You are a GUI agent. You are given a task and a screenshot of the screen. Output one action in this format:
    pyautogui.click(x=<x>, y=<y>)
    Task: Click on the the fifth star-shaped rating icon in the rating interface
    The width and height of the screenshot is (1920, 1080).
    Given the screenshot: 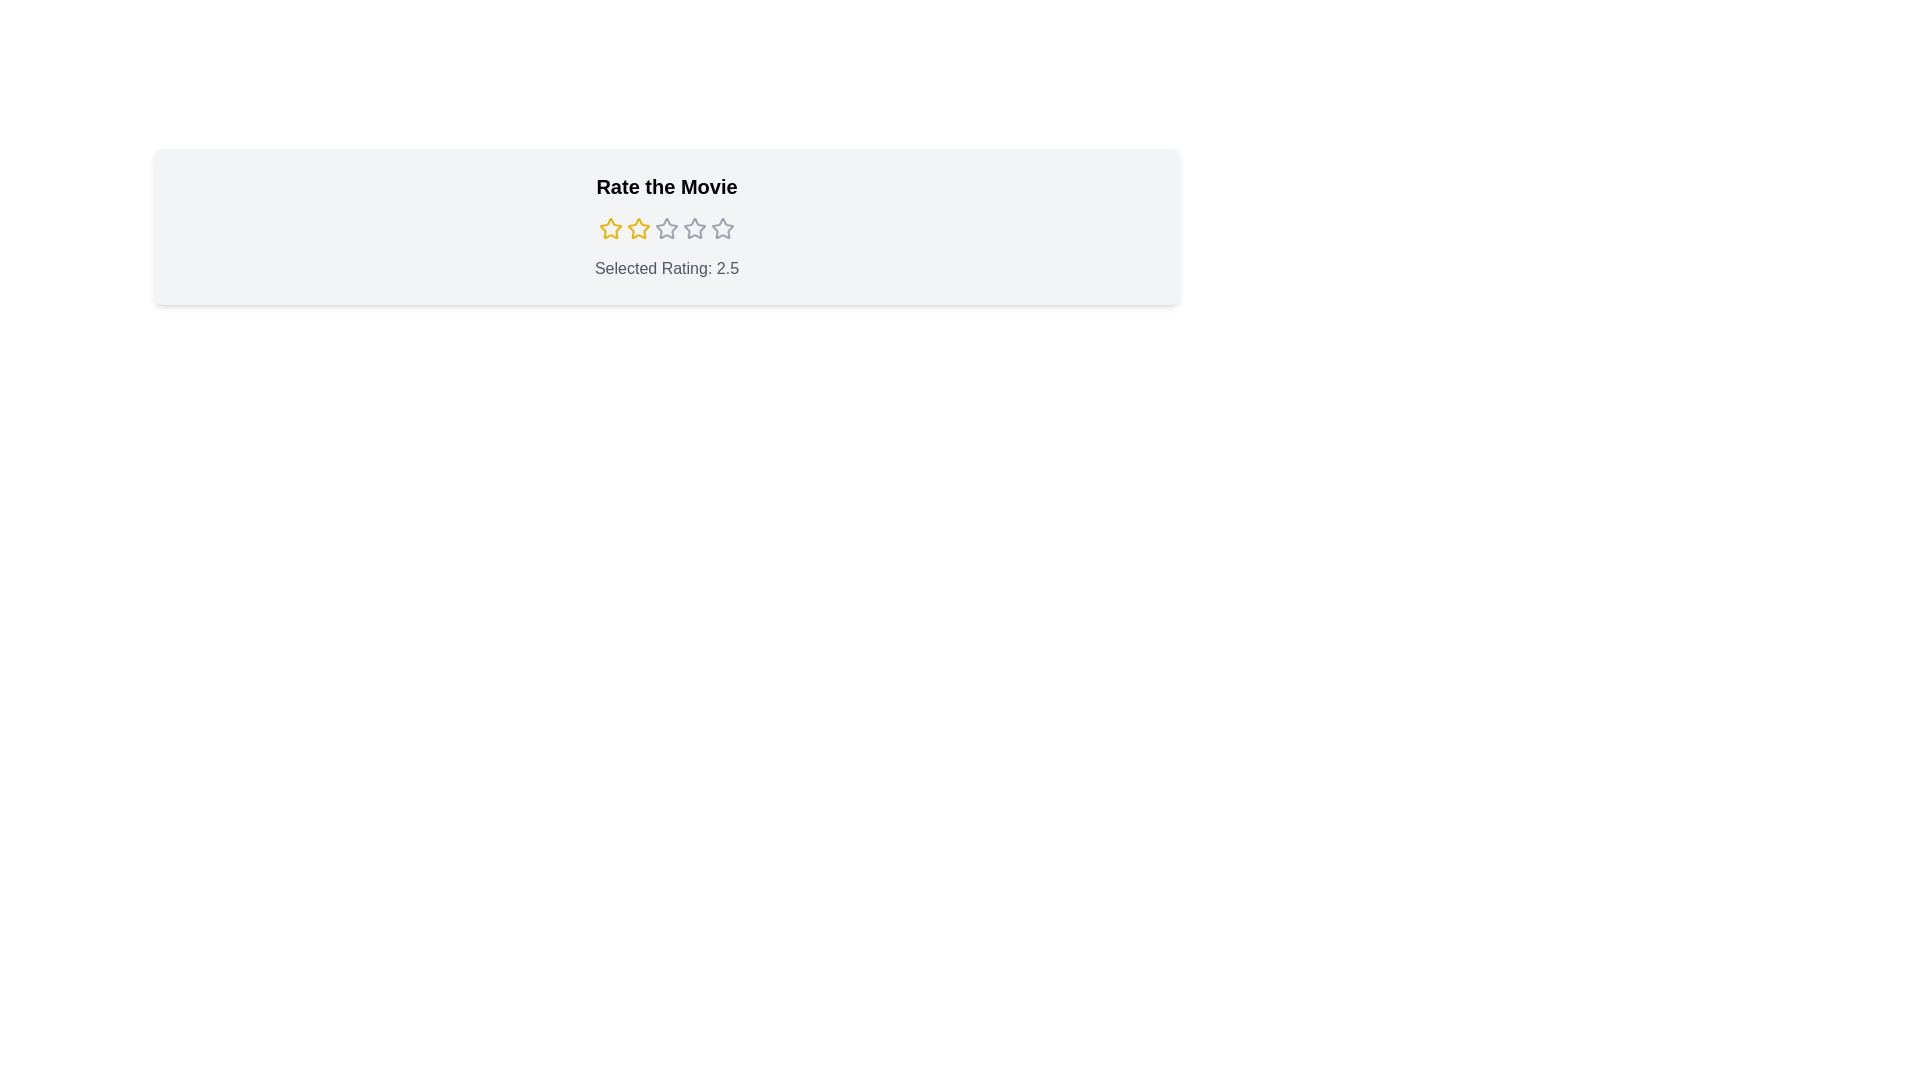 What is the action you would take?
    pyautogui.click(x=722, y=227)
    